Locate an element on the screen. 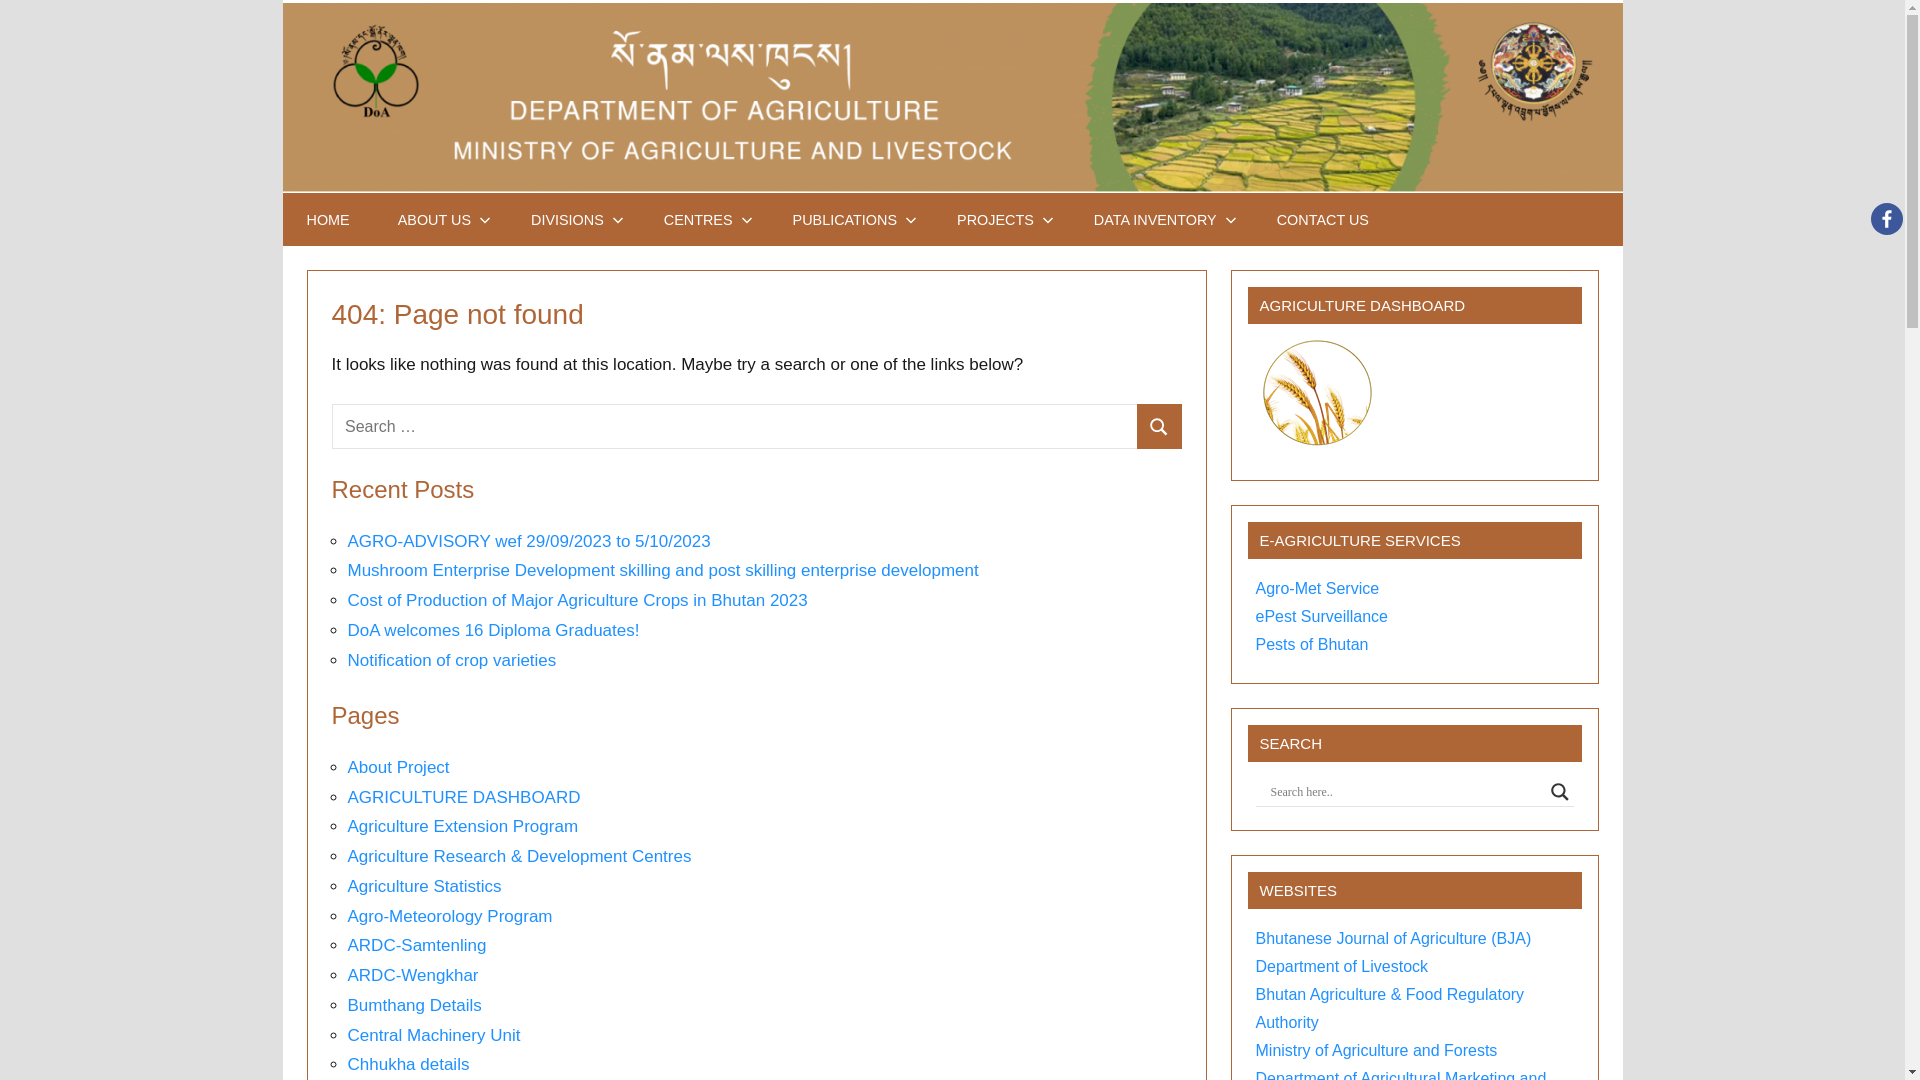 The width and height of the screenshot is (1920, 1080). 'DoA welcomes 16 Diploma Graduates!' is located at coordinates (494, 630).